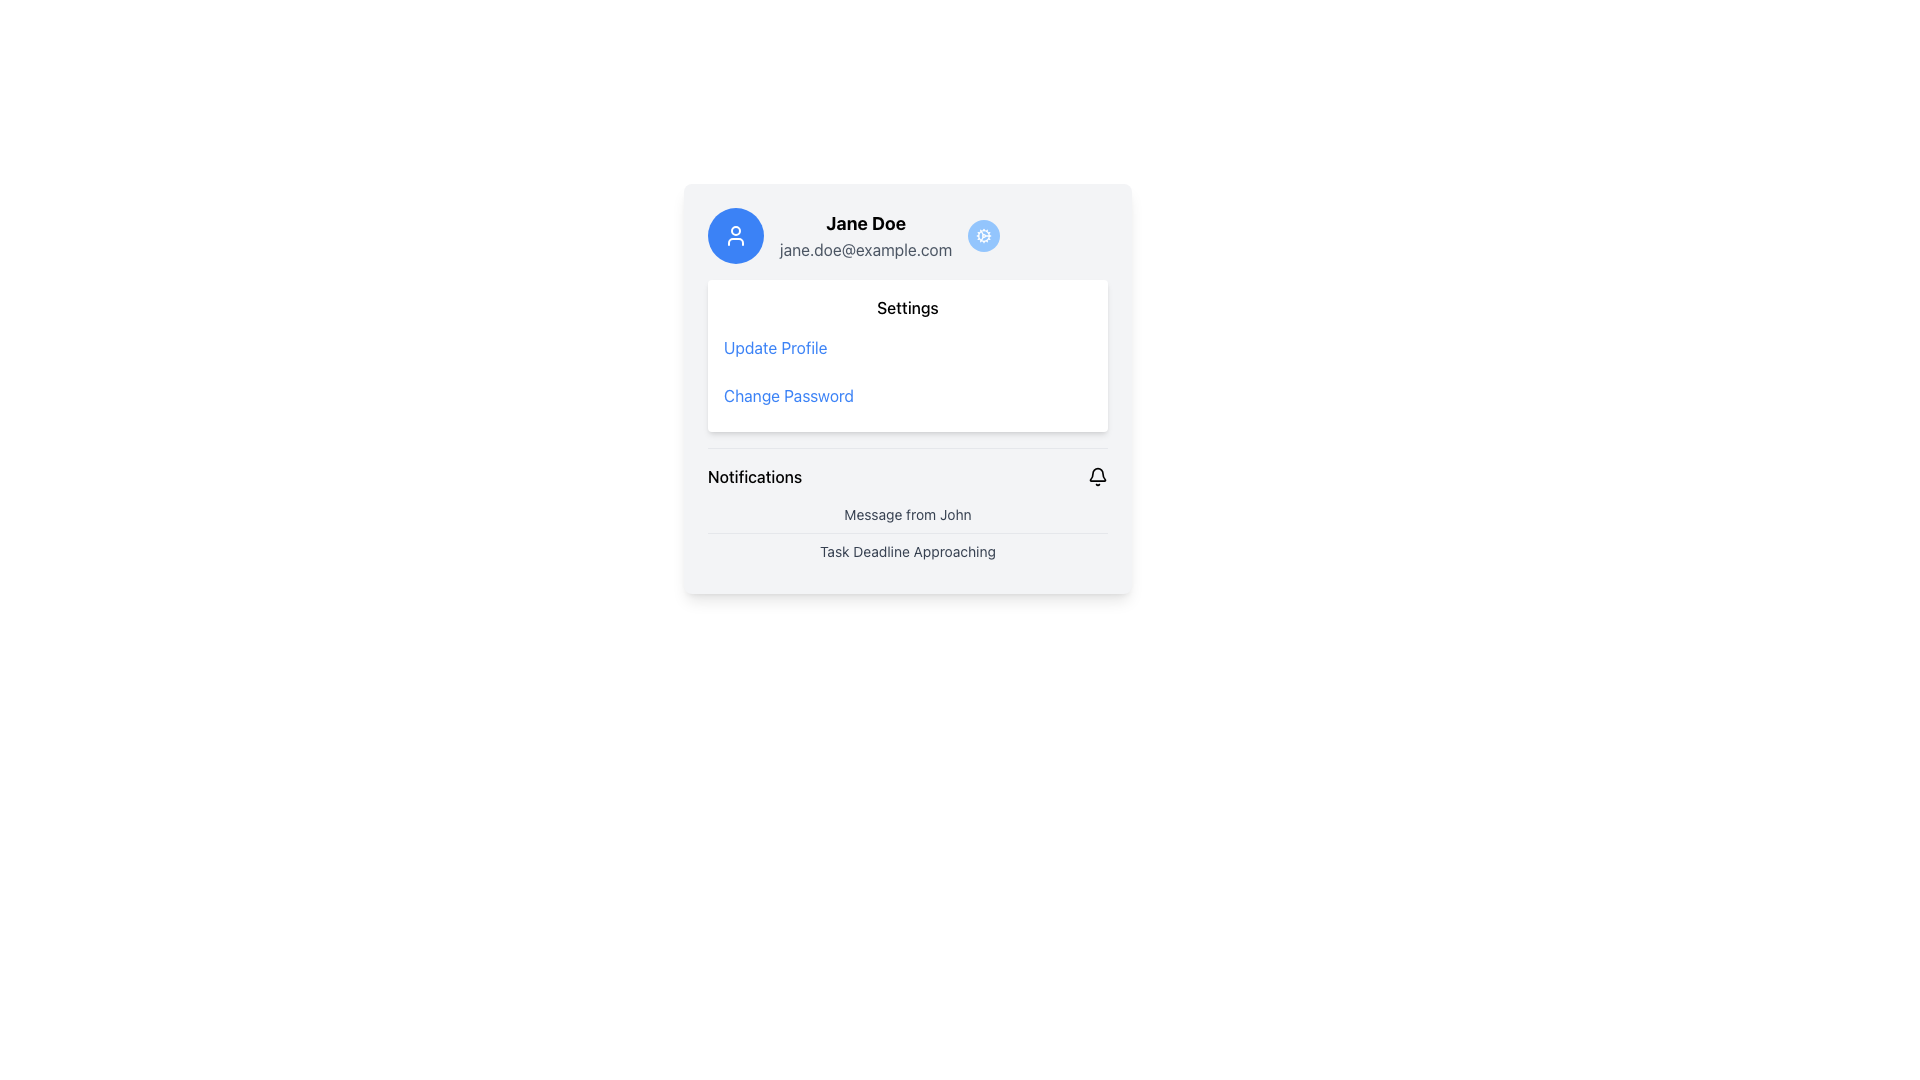  What do you see at coordinates (866, 223) in the screenshot?
I see `the text label displaying 'Jane Doe', which is styled in bold and larger font, positioned above the email address 'jane.doe@example.com' and to the right of a user profile icon` at bounding box center [866, 223].